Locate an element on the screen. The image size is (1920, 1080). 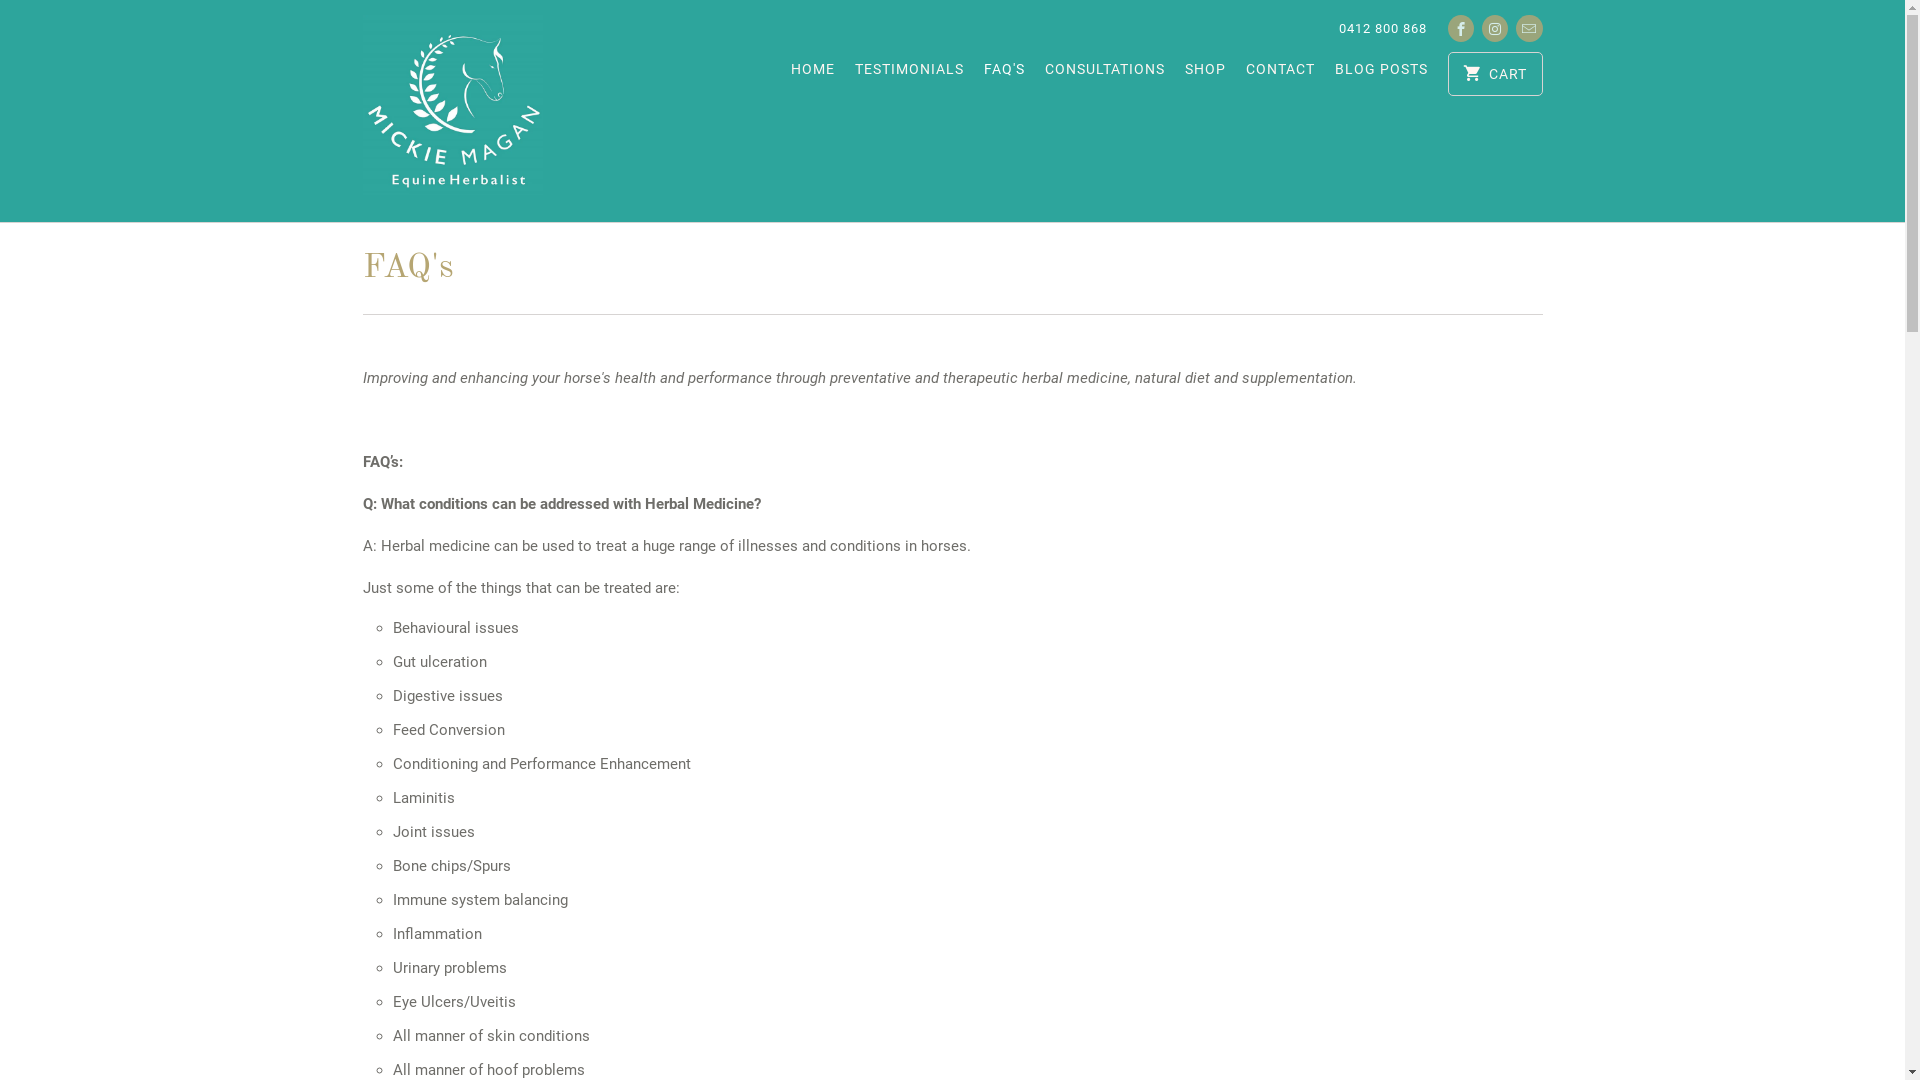
'Mickie Magan Equine Herbalist on Facebook' is located at coordinates (1460, 28).